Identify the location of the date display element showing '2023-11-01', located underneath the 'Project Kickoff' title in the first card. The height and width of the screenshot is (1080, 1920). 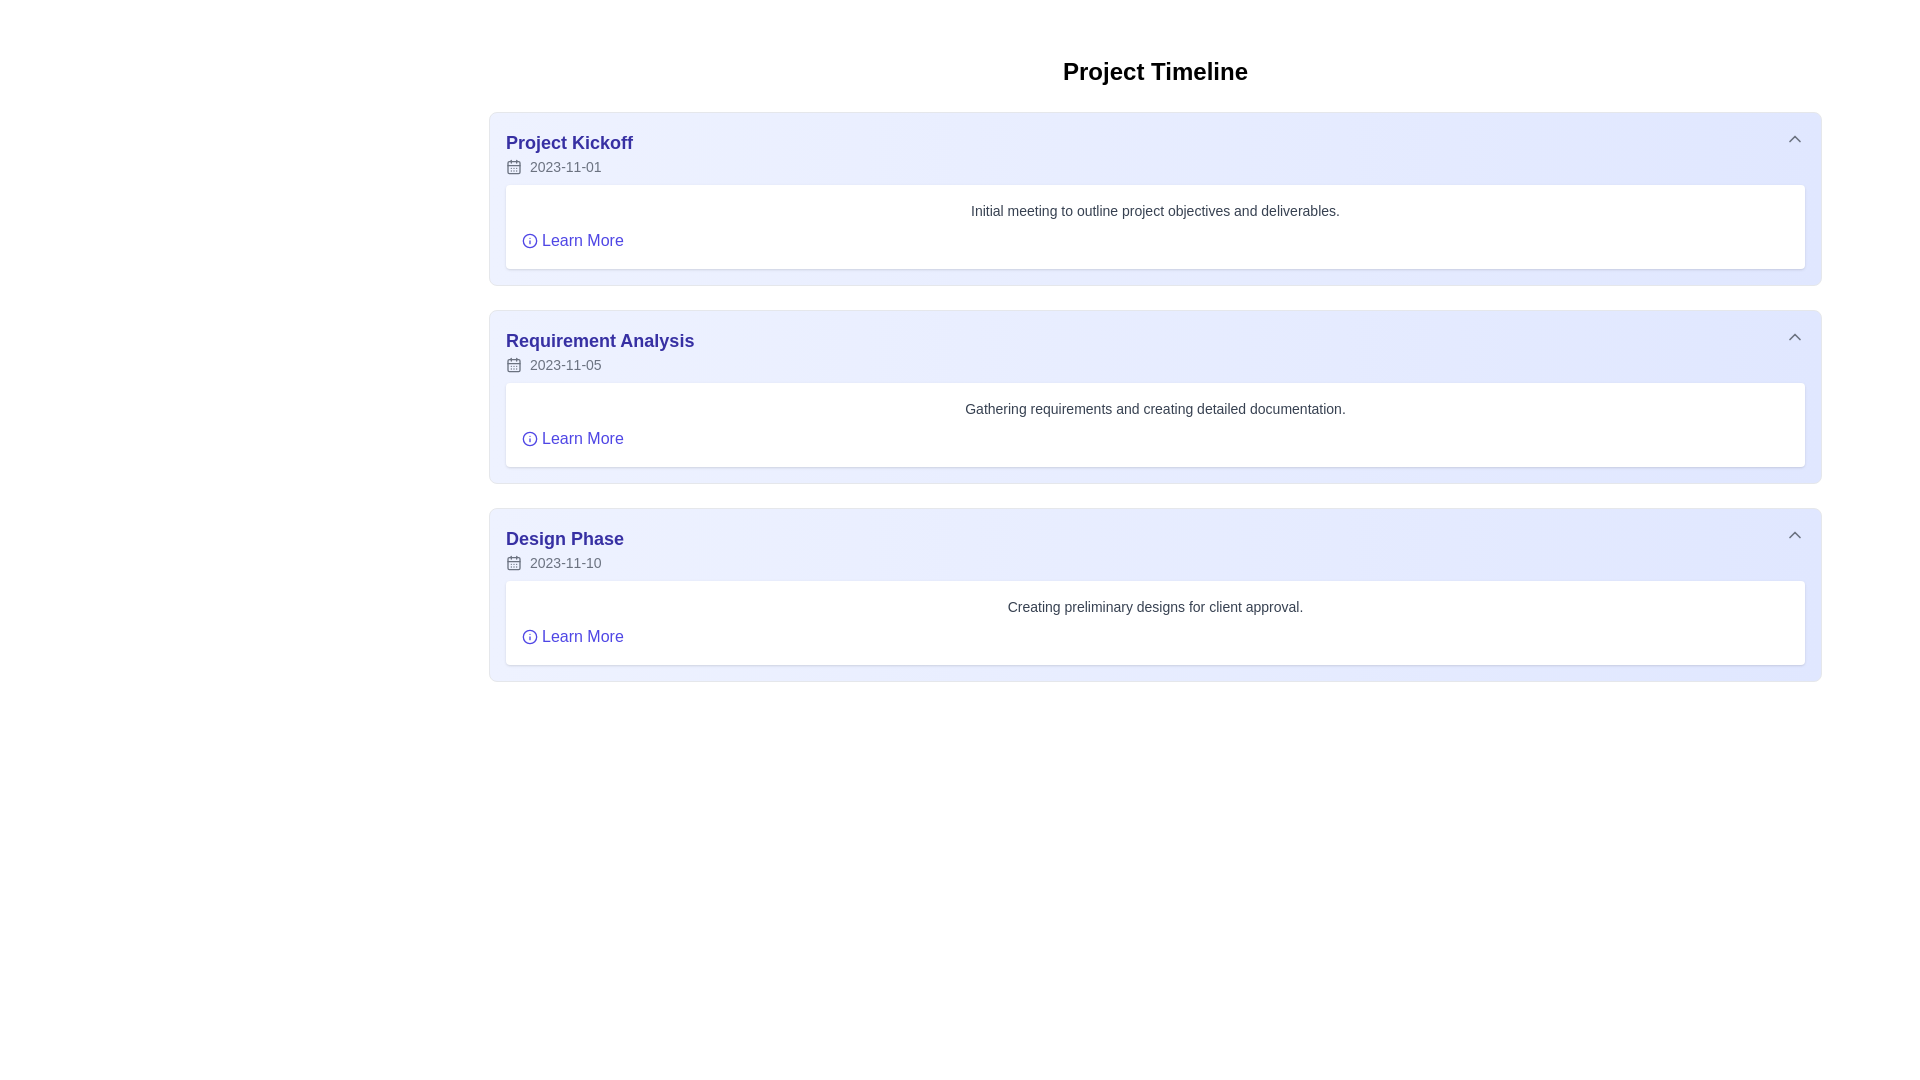
(568, 165).